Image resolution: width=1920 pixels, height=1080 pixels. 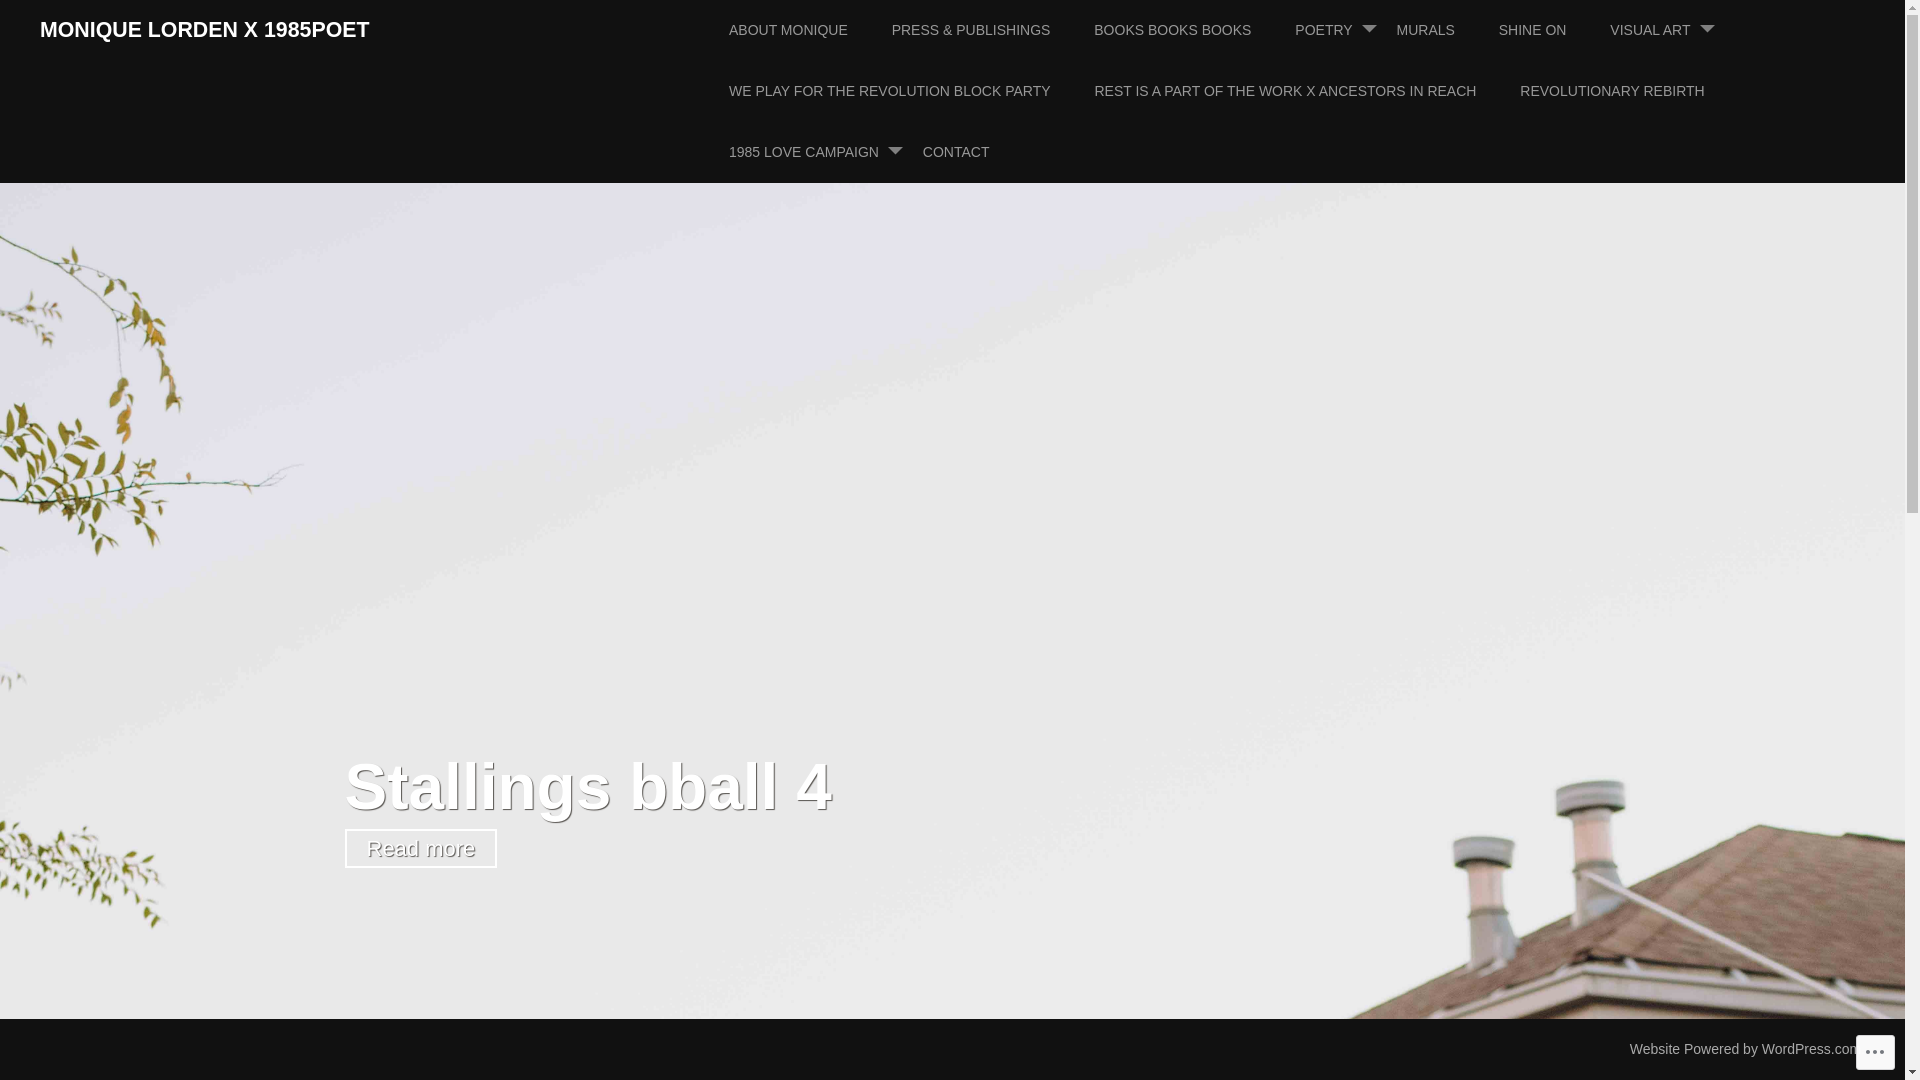 I want to click on 'MURALS', so click(x=1445, y=30).